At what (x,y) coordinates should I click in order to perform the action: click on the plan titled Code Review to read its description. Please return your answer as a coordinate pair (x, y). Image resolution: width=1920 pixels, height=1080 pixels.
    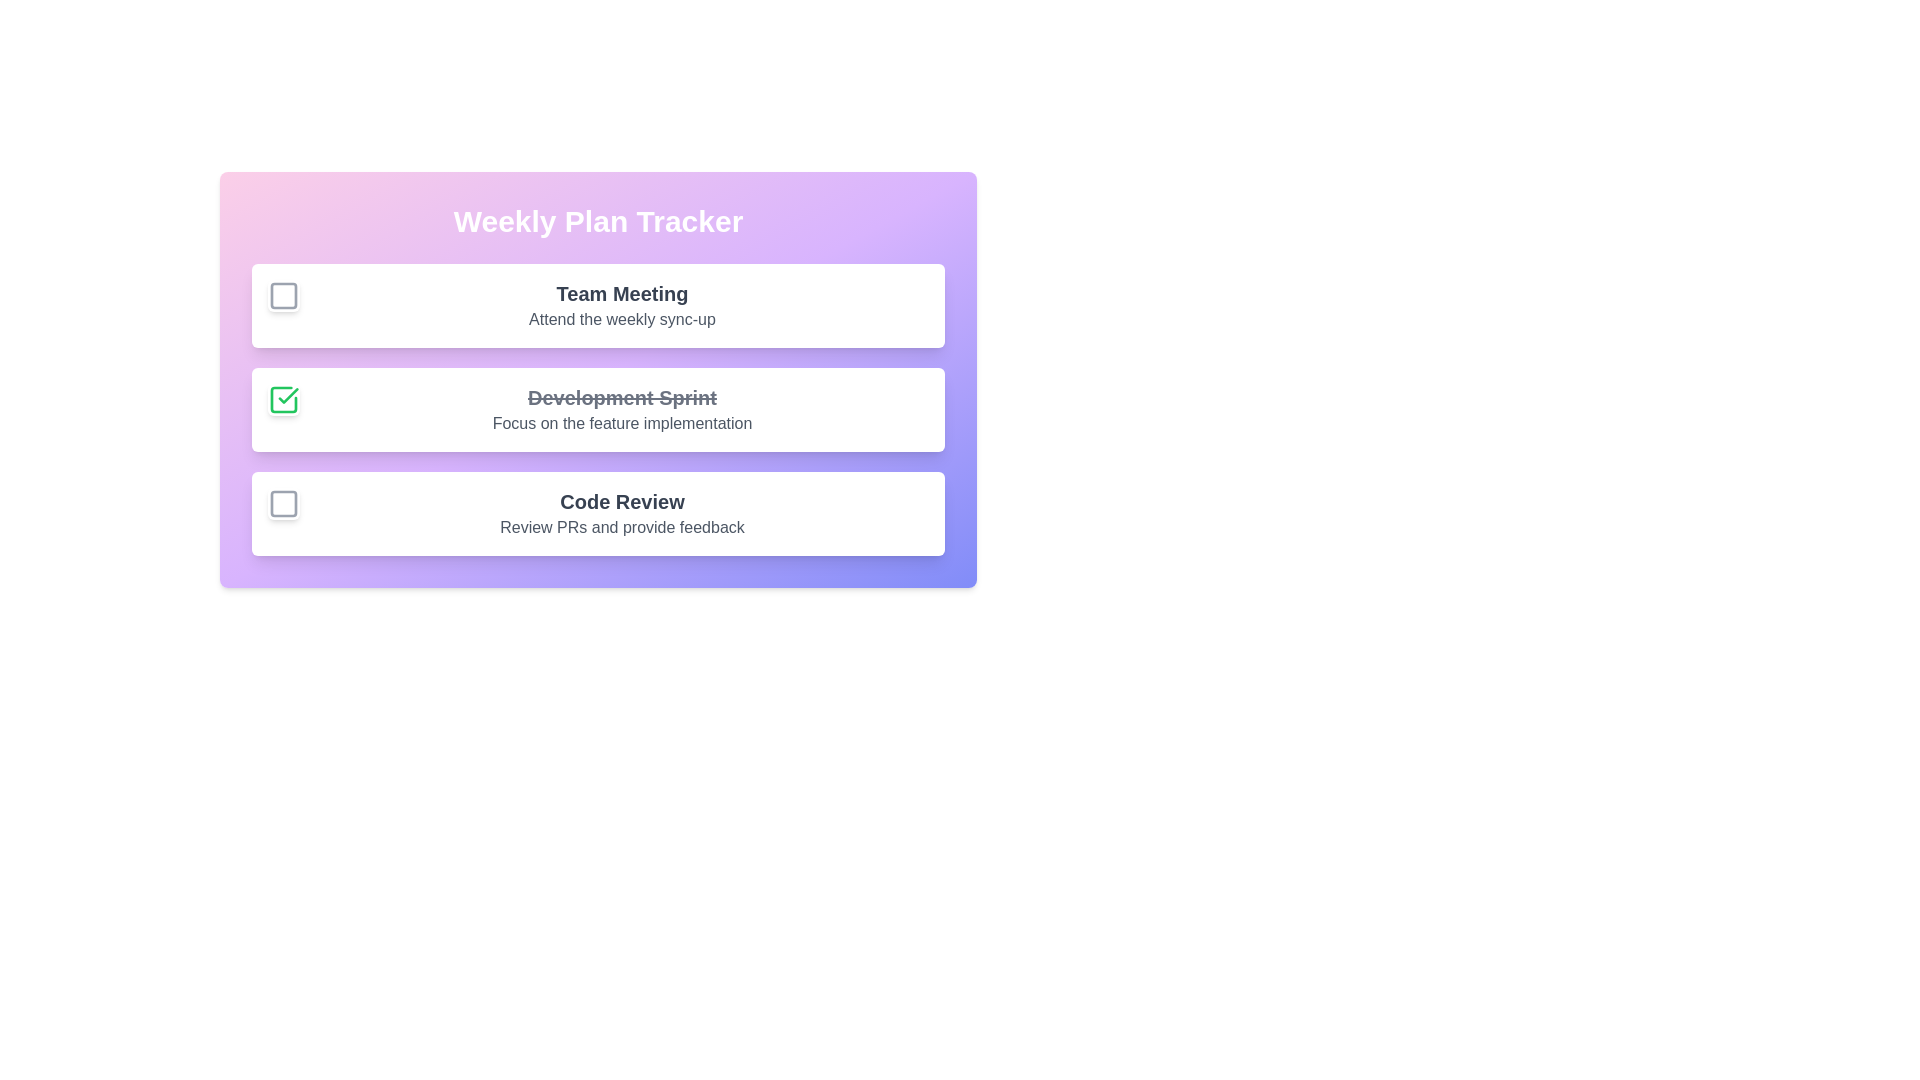
    Looking at the image, I should click on (621, 500).